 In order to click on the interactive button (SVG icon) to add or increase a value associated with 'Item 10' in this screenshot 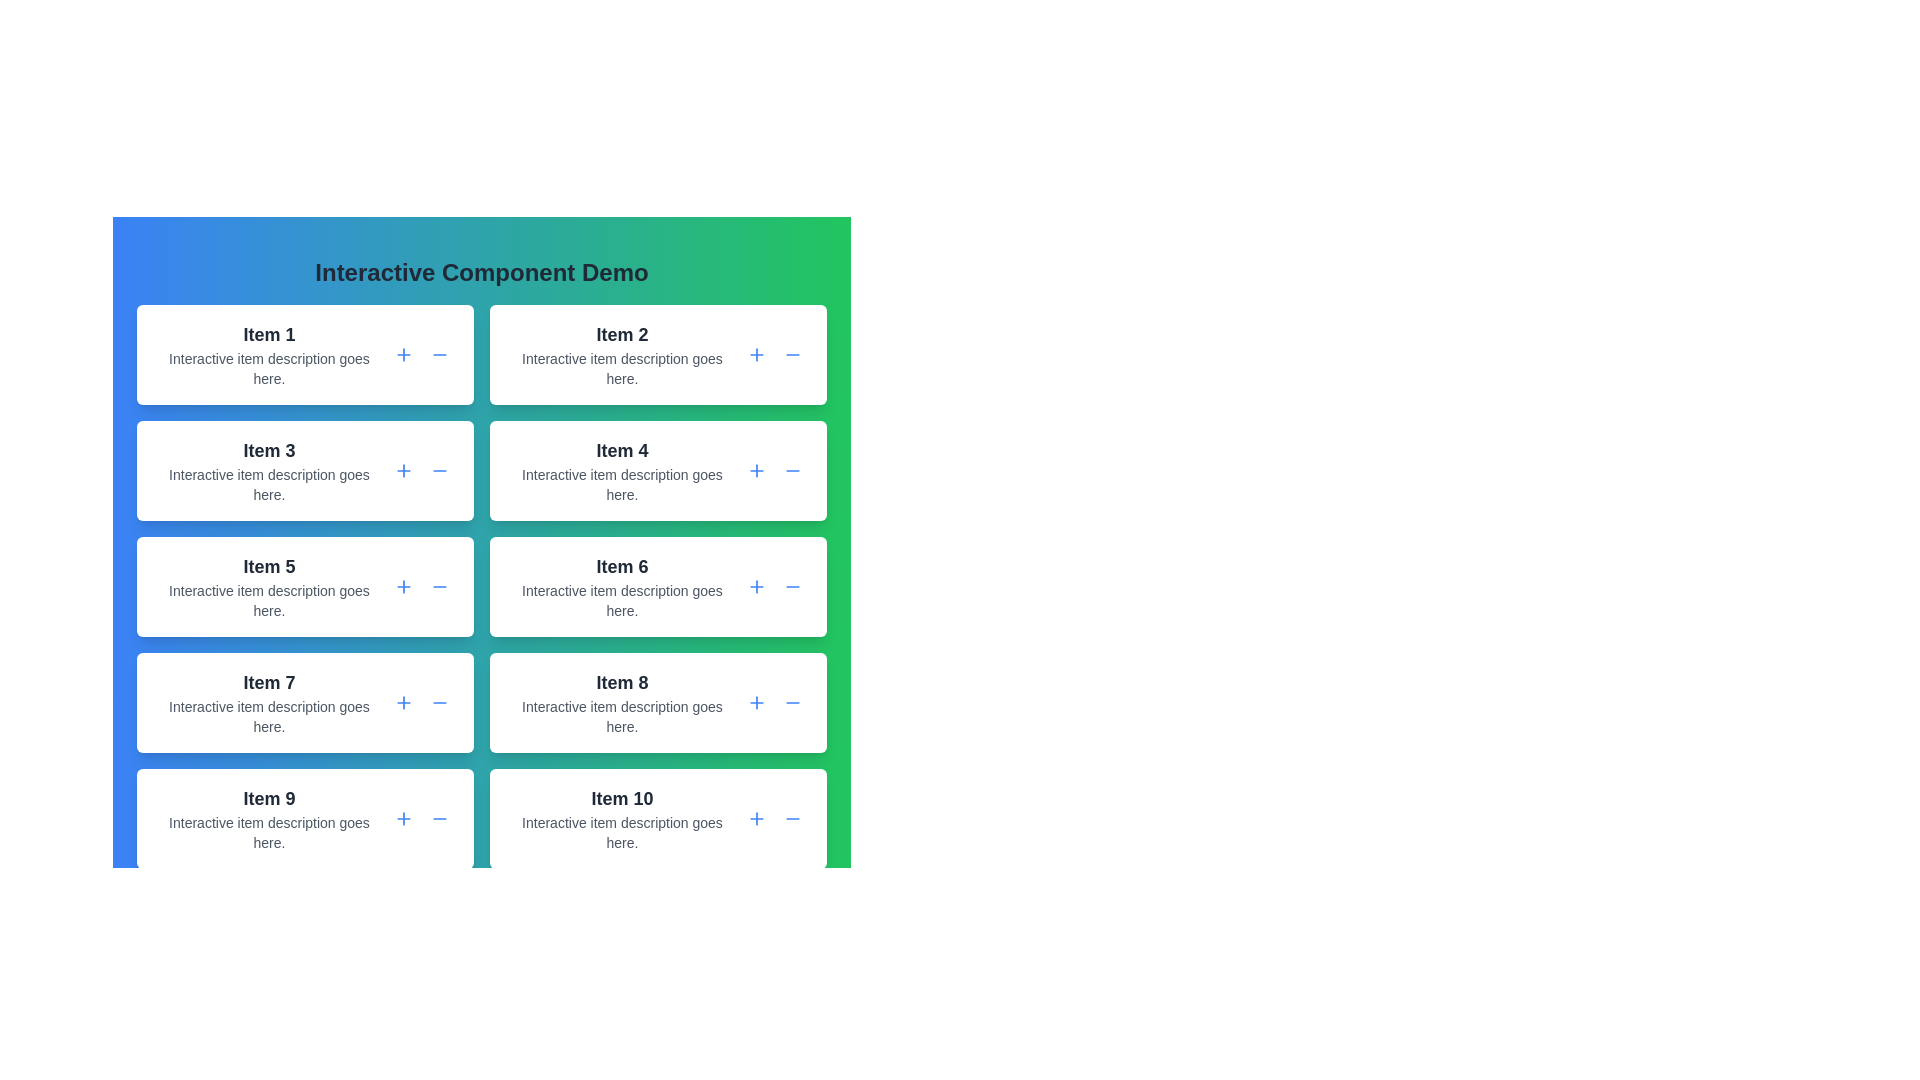, I will do `click(756, 818)`.